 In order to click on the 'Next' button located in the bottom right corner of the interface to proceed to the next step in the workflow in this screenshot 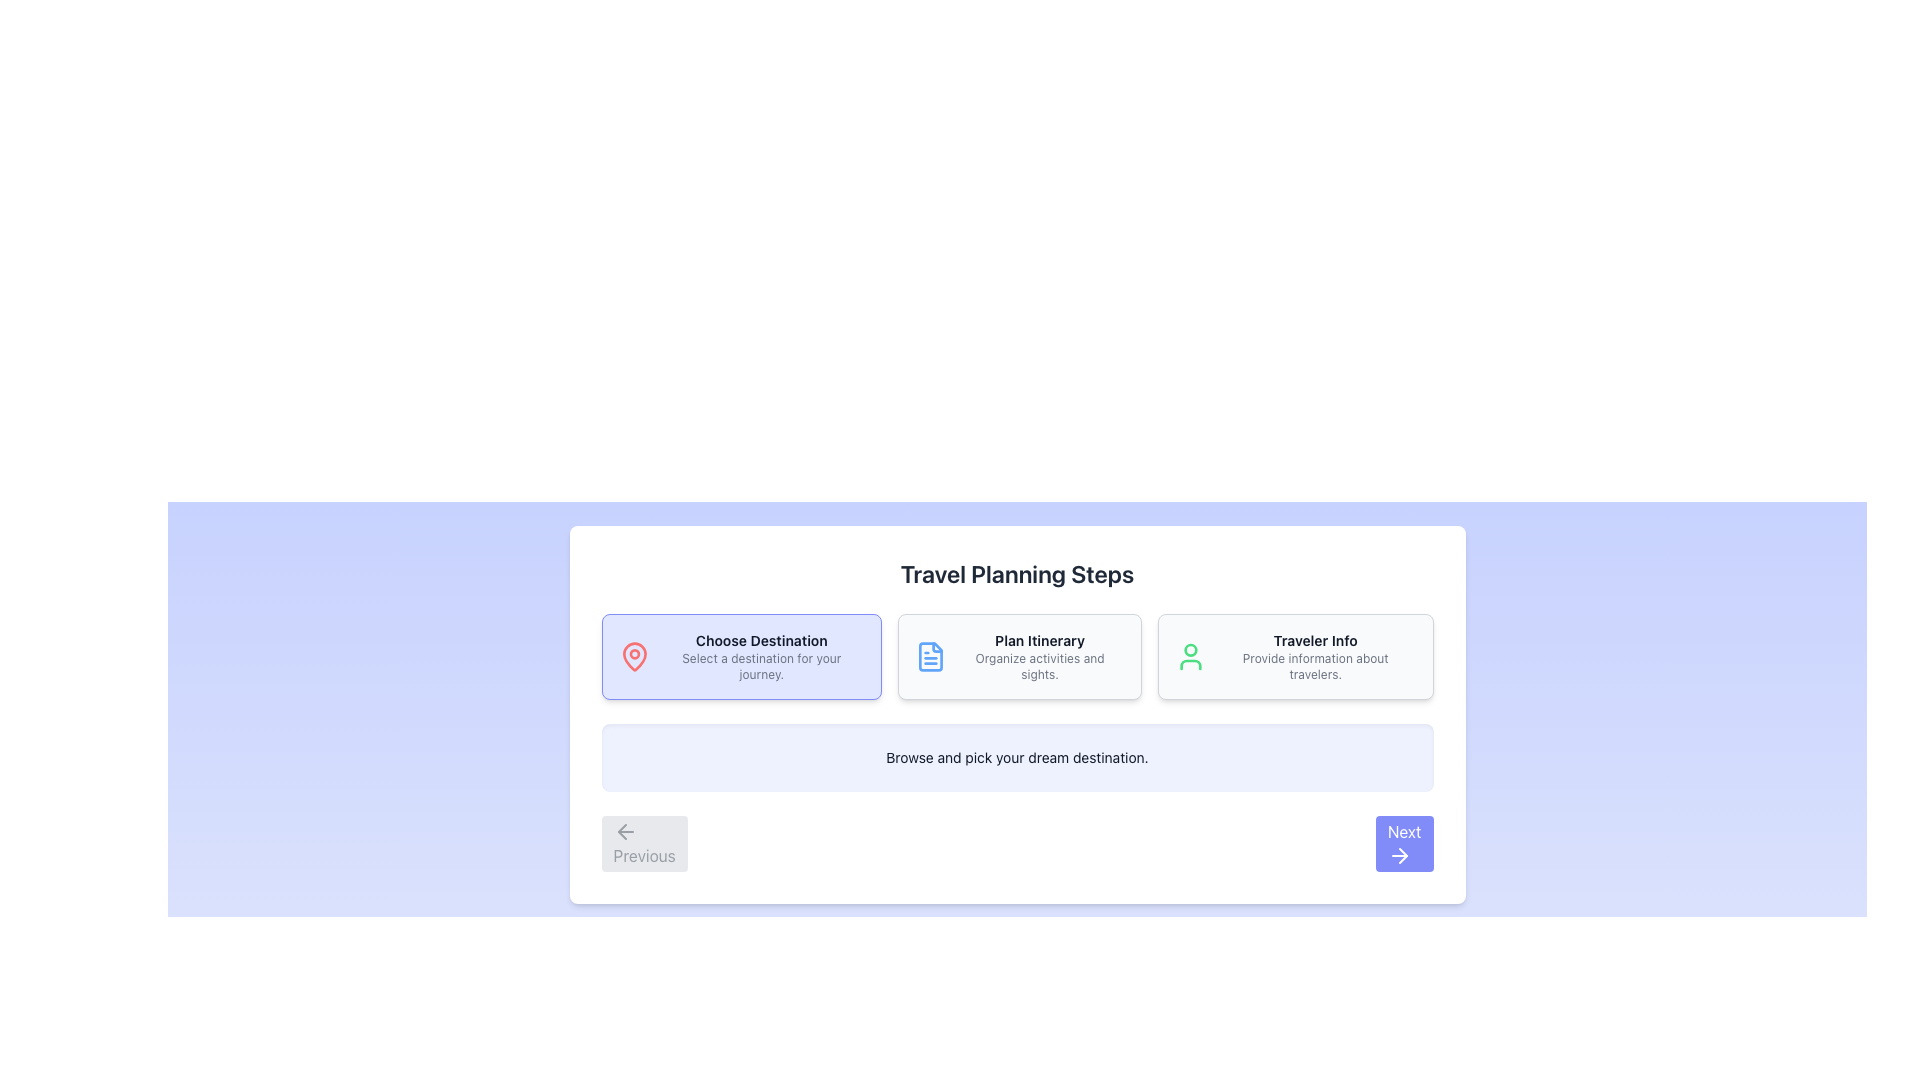, I will do `click(1403, 844)`.